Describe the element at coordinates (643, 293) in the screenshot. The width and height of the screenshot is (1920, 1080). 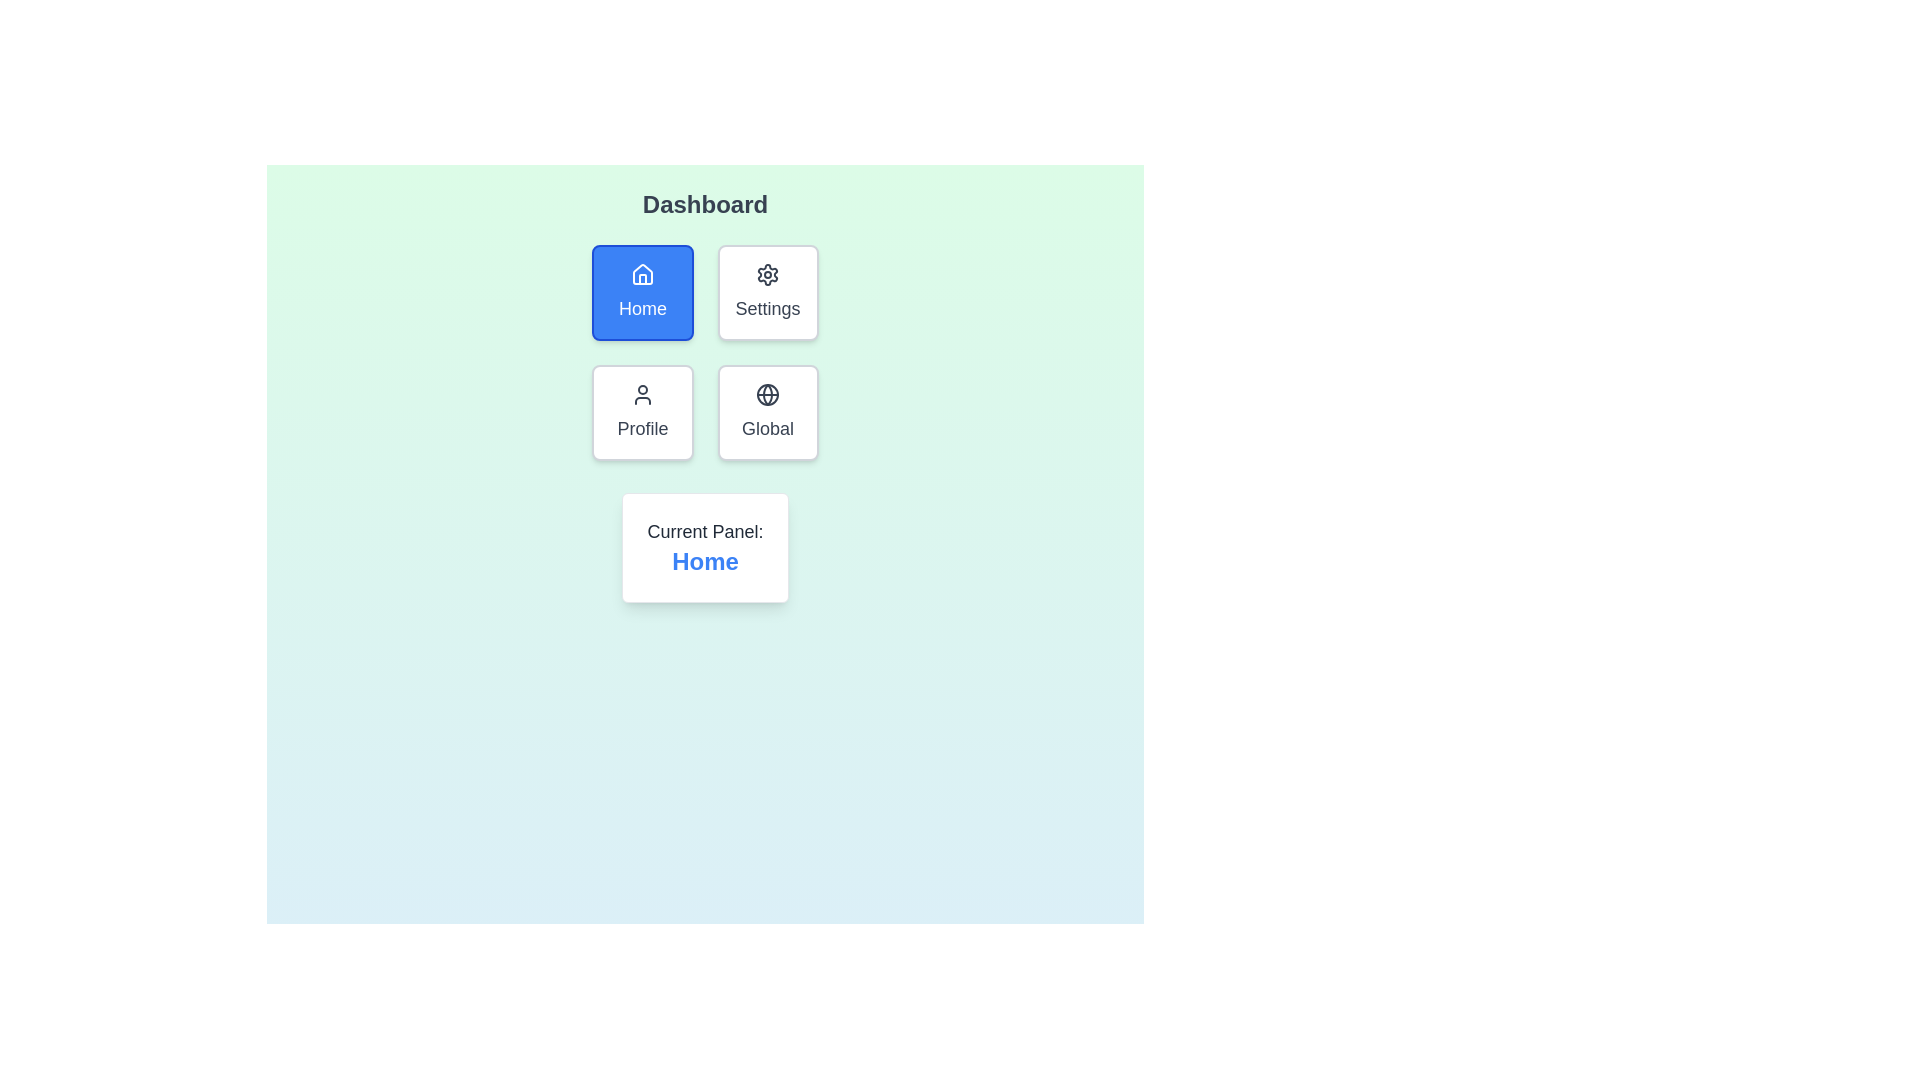
I see `the button for the Home panel` at that location.